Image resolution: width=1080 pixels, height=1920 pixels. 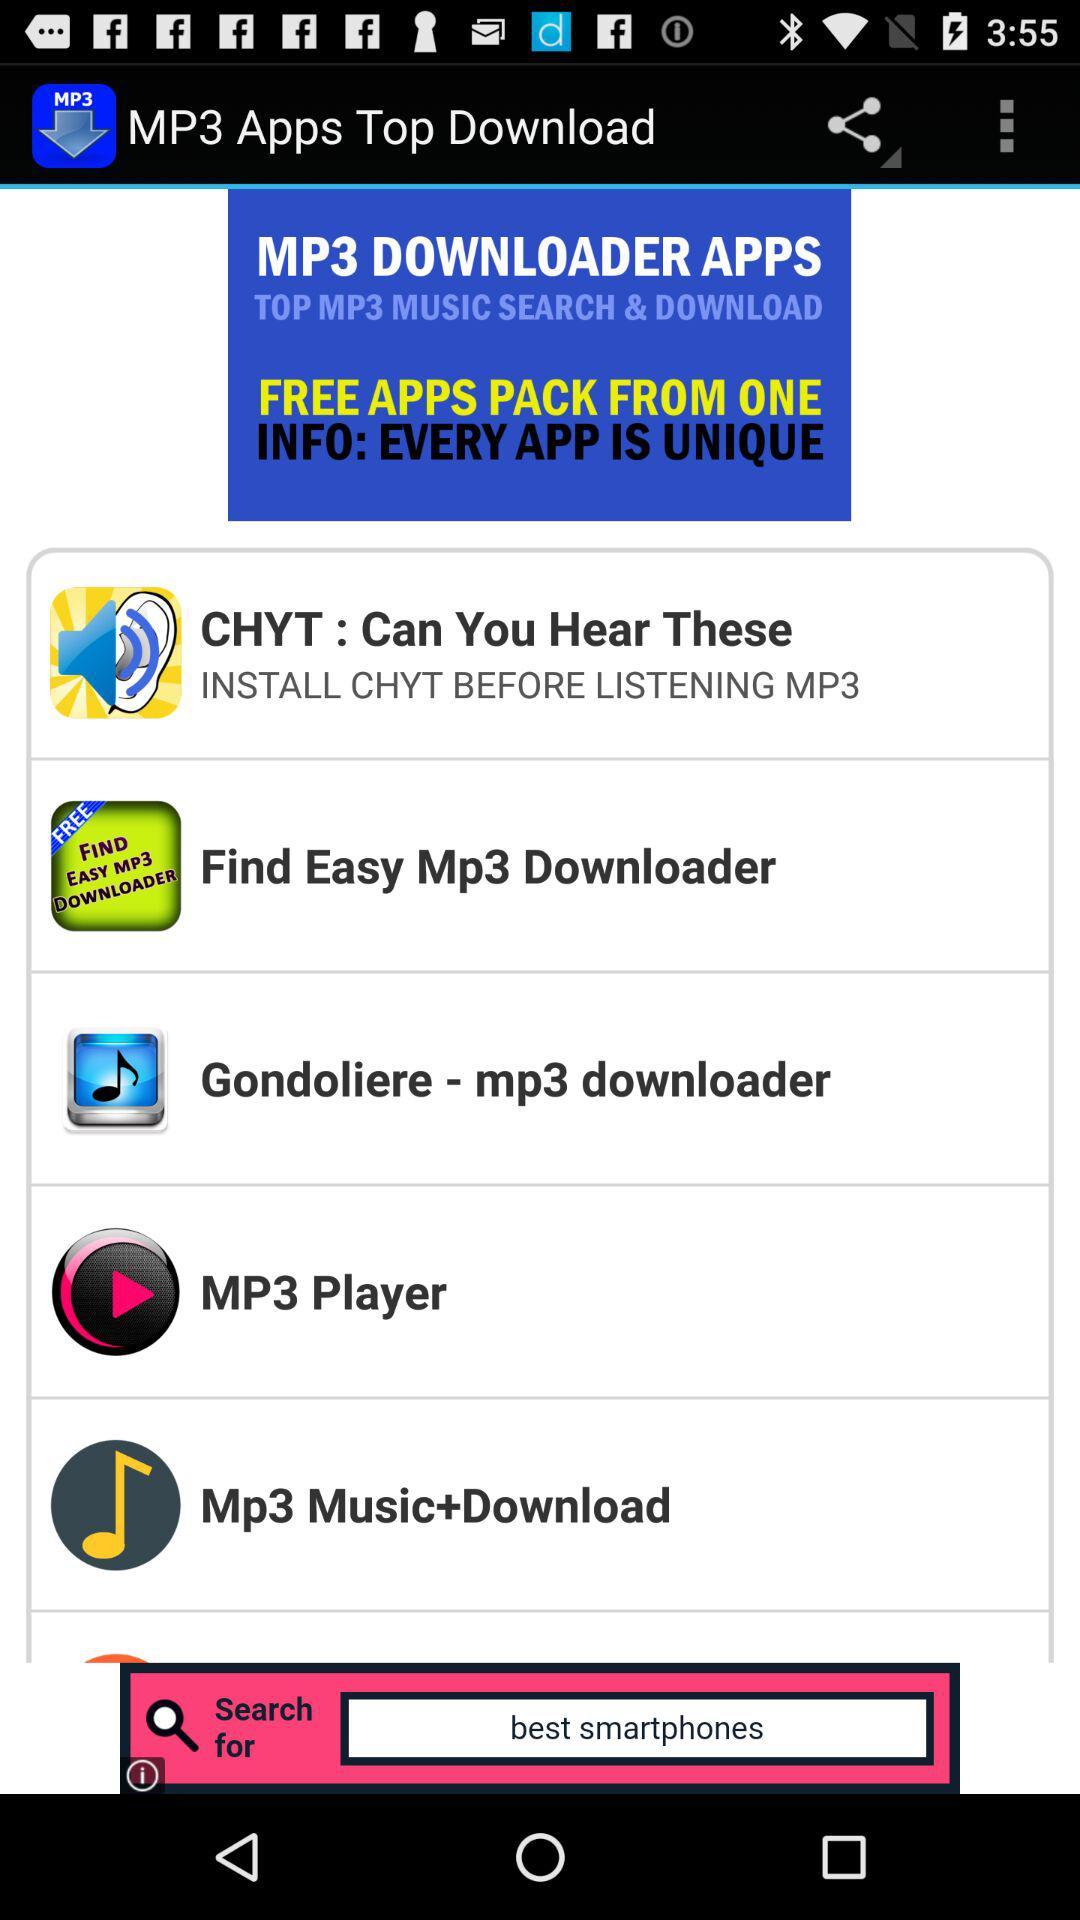 What do you see at coordinates (613, 1077) in the screenshot?
I see `gondoliere - mp3 downloader` at bounding box center [613, 1077].